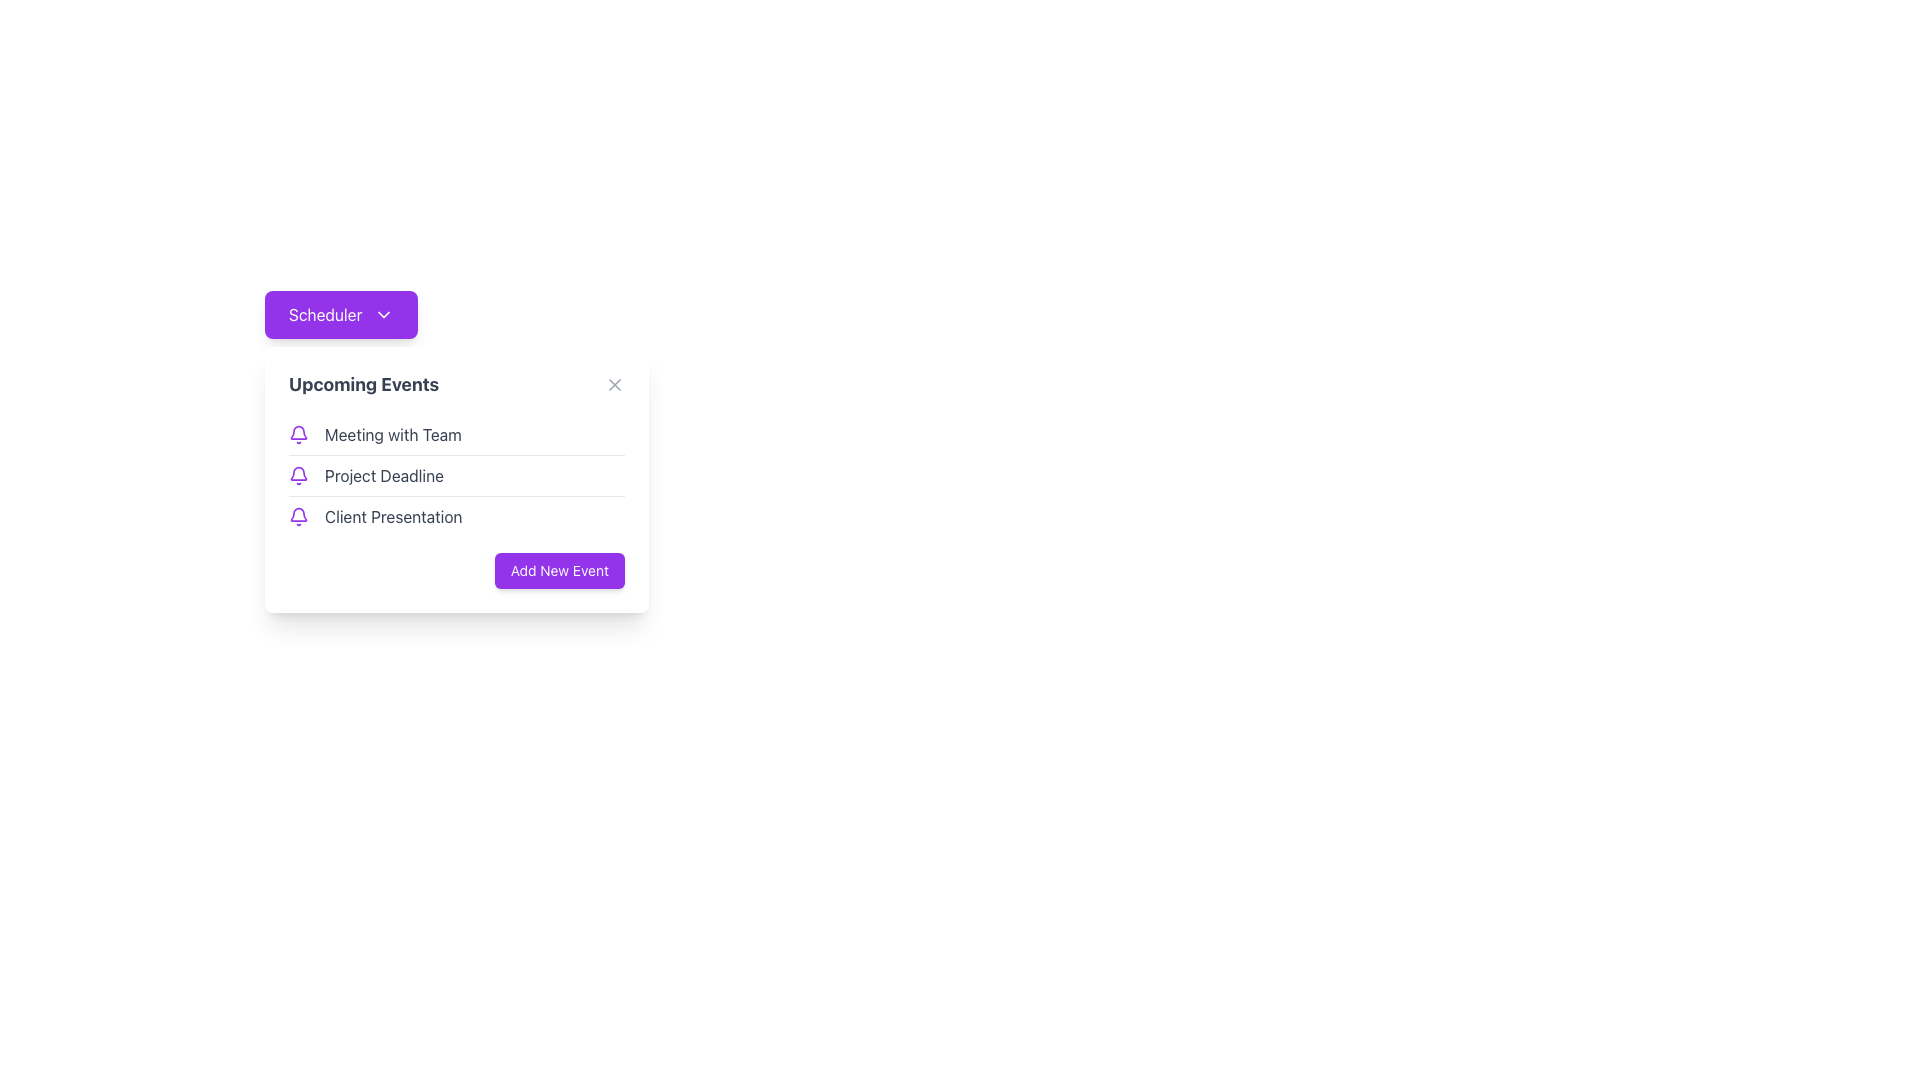 The height and width of the screenshot is (1080, 1920). I want to click on the 'Client Presentation' text label, which is styled in gray and positioned, so click(393, 515).